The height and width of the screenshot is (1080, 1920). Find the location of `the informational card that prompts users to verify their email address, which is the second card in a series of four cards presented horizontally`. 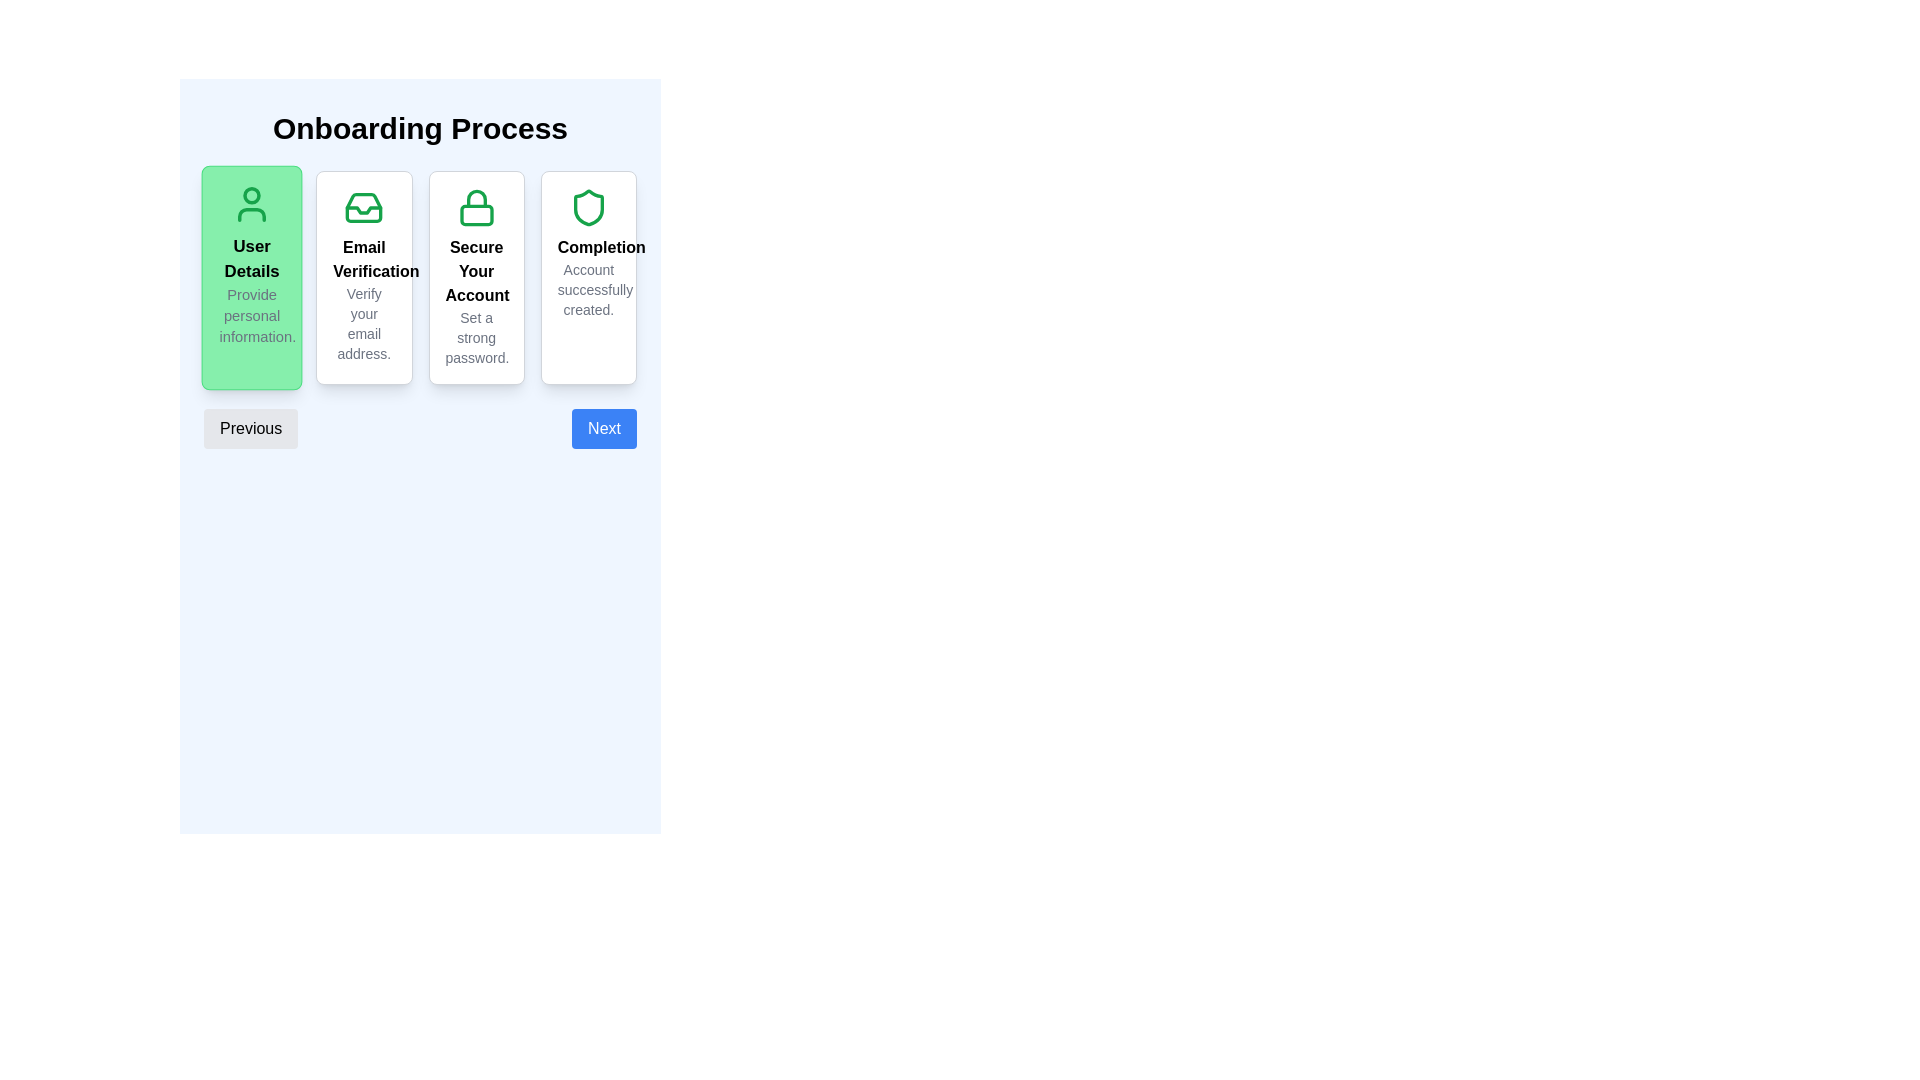

the informational card that prompts users to verify their email address, which is the second card in a series of four cards presented horizontally is located at coordinates (364, 277).